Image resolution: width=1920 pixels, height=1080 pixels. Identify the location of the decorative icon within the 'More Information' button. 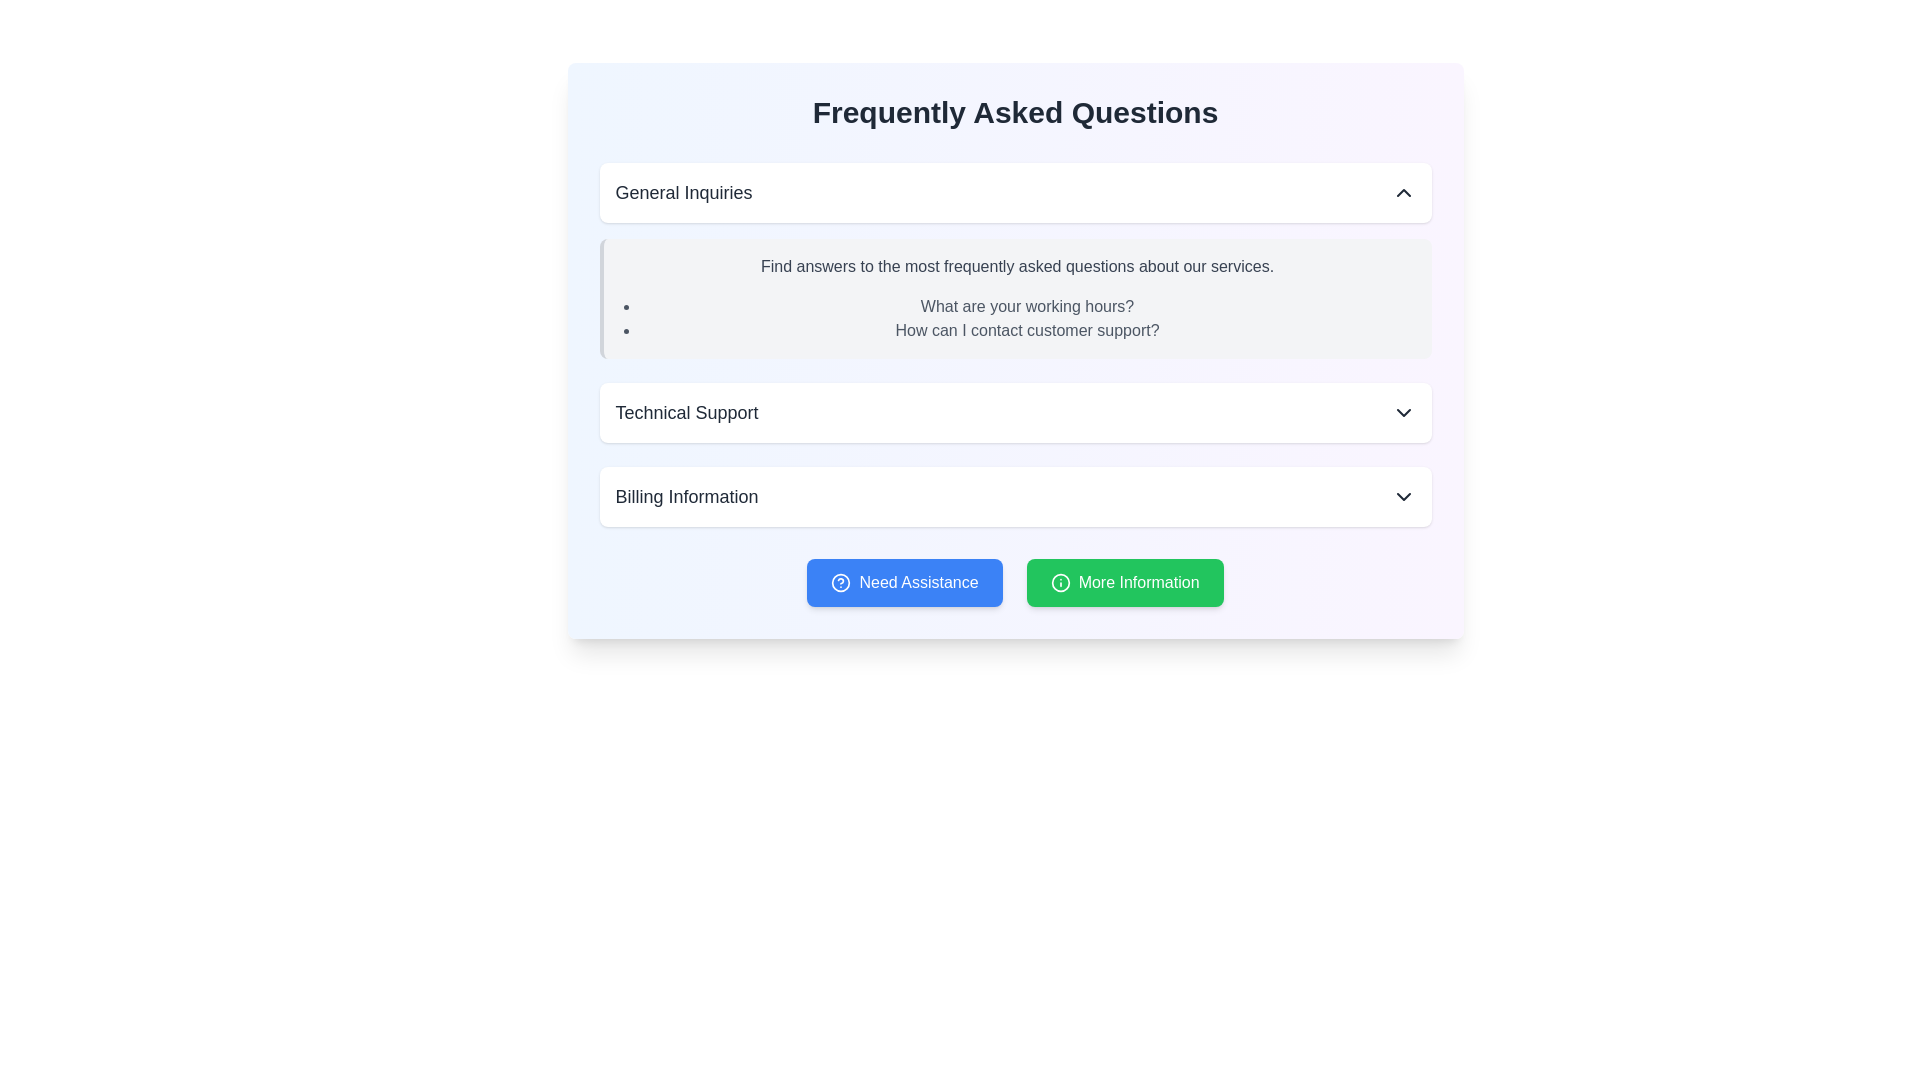
(1059, 582).